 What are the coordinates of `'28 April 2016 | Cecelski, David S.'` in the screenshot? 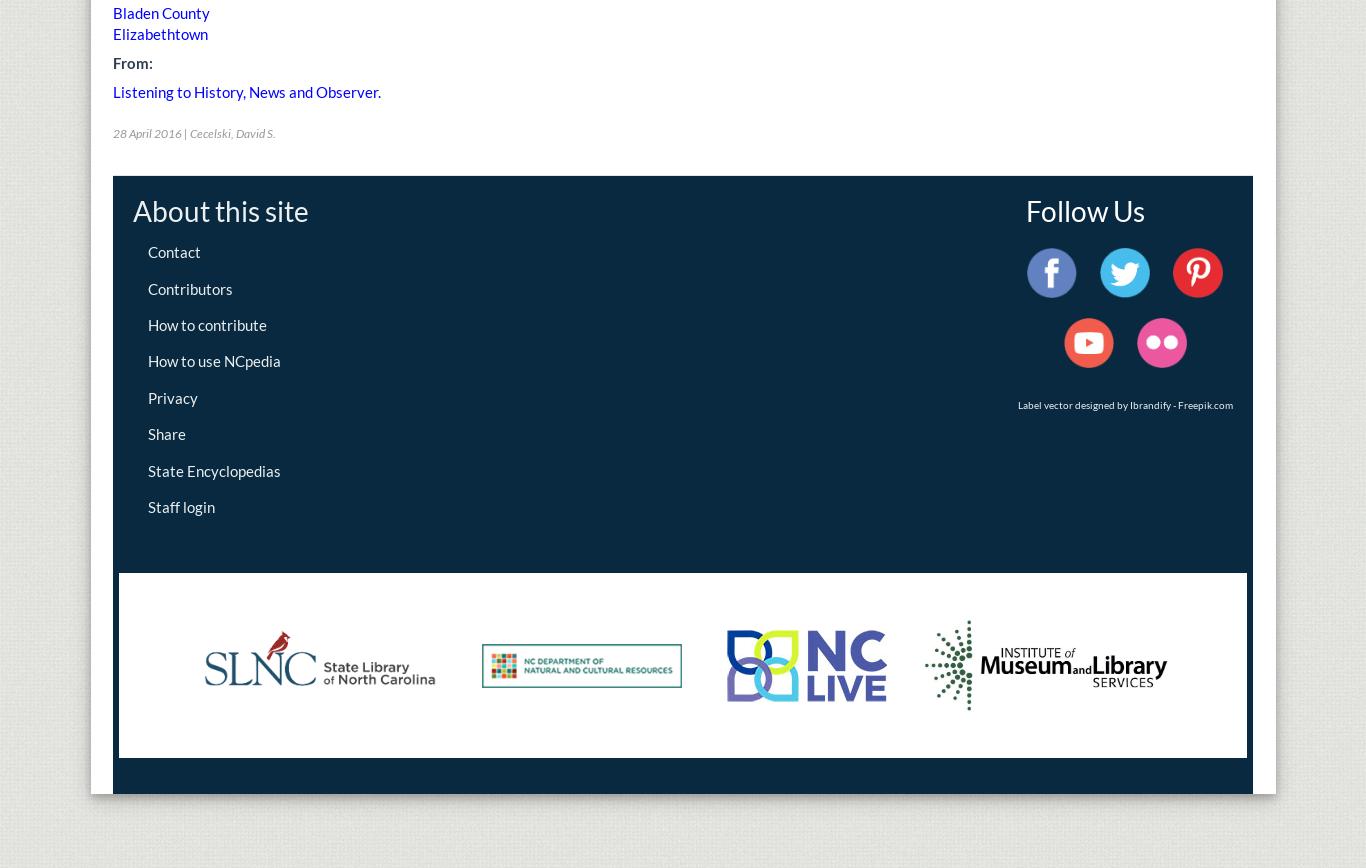 It's located at (193, 133).